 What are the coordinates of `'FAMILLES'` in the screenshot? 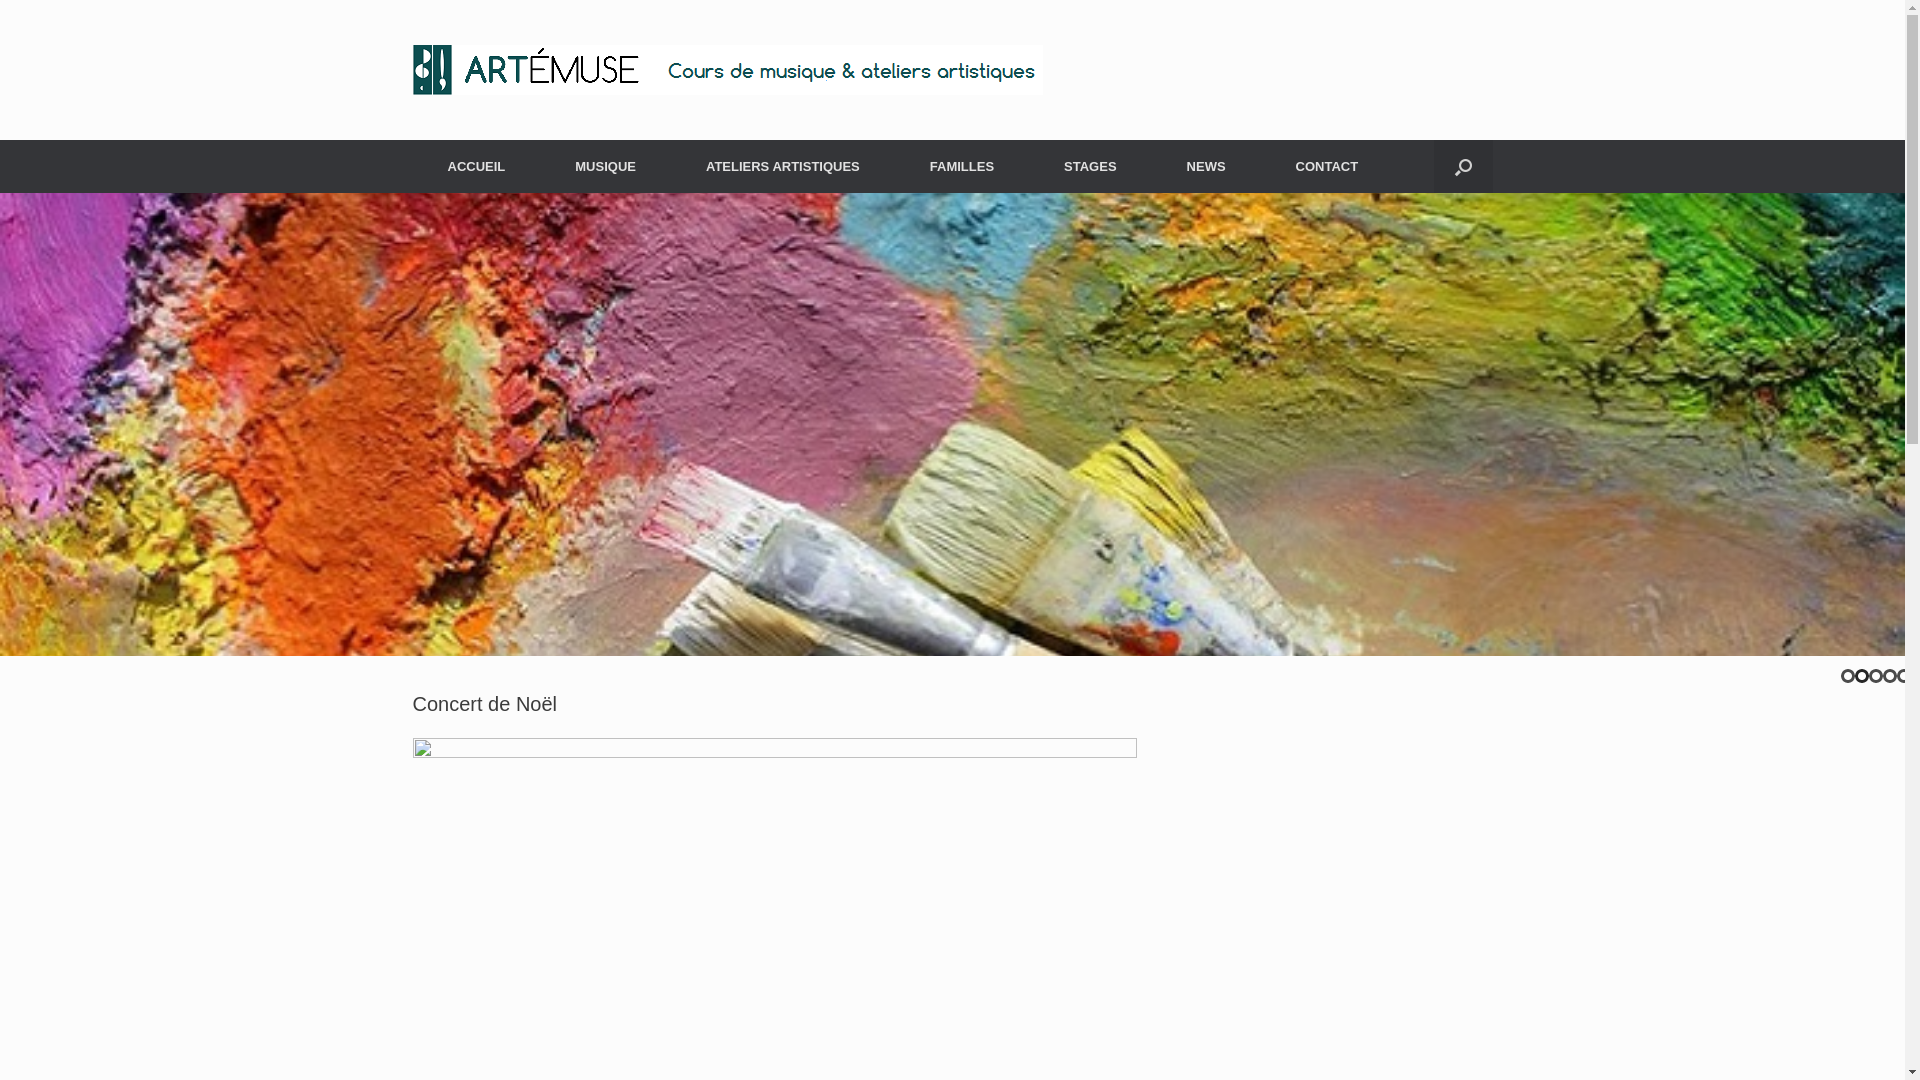 It's located at (961, 165).